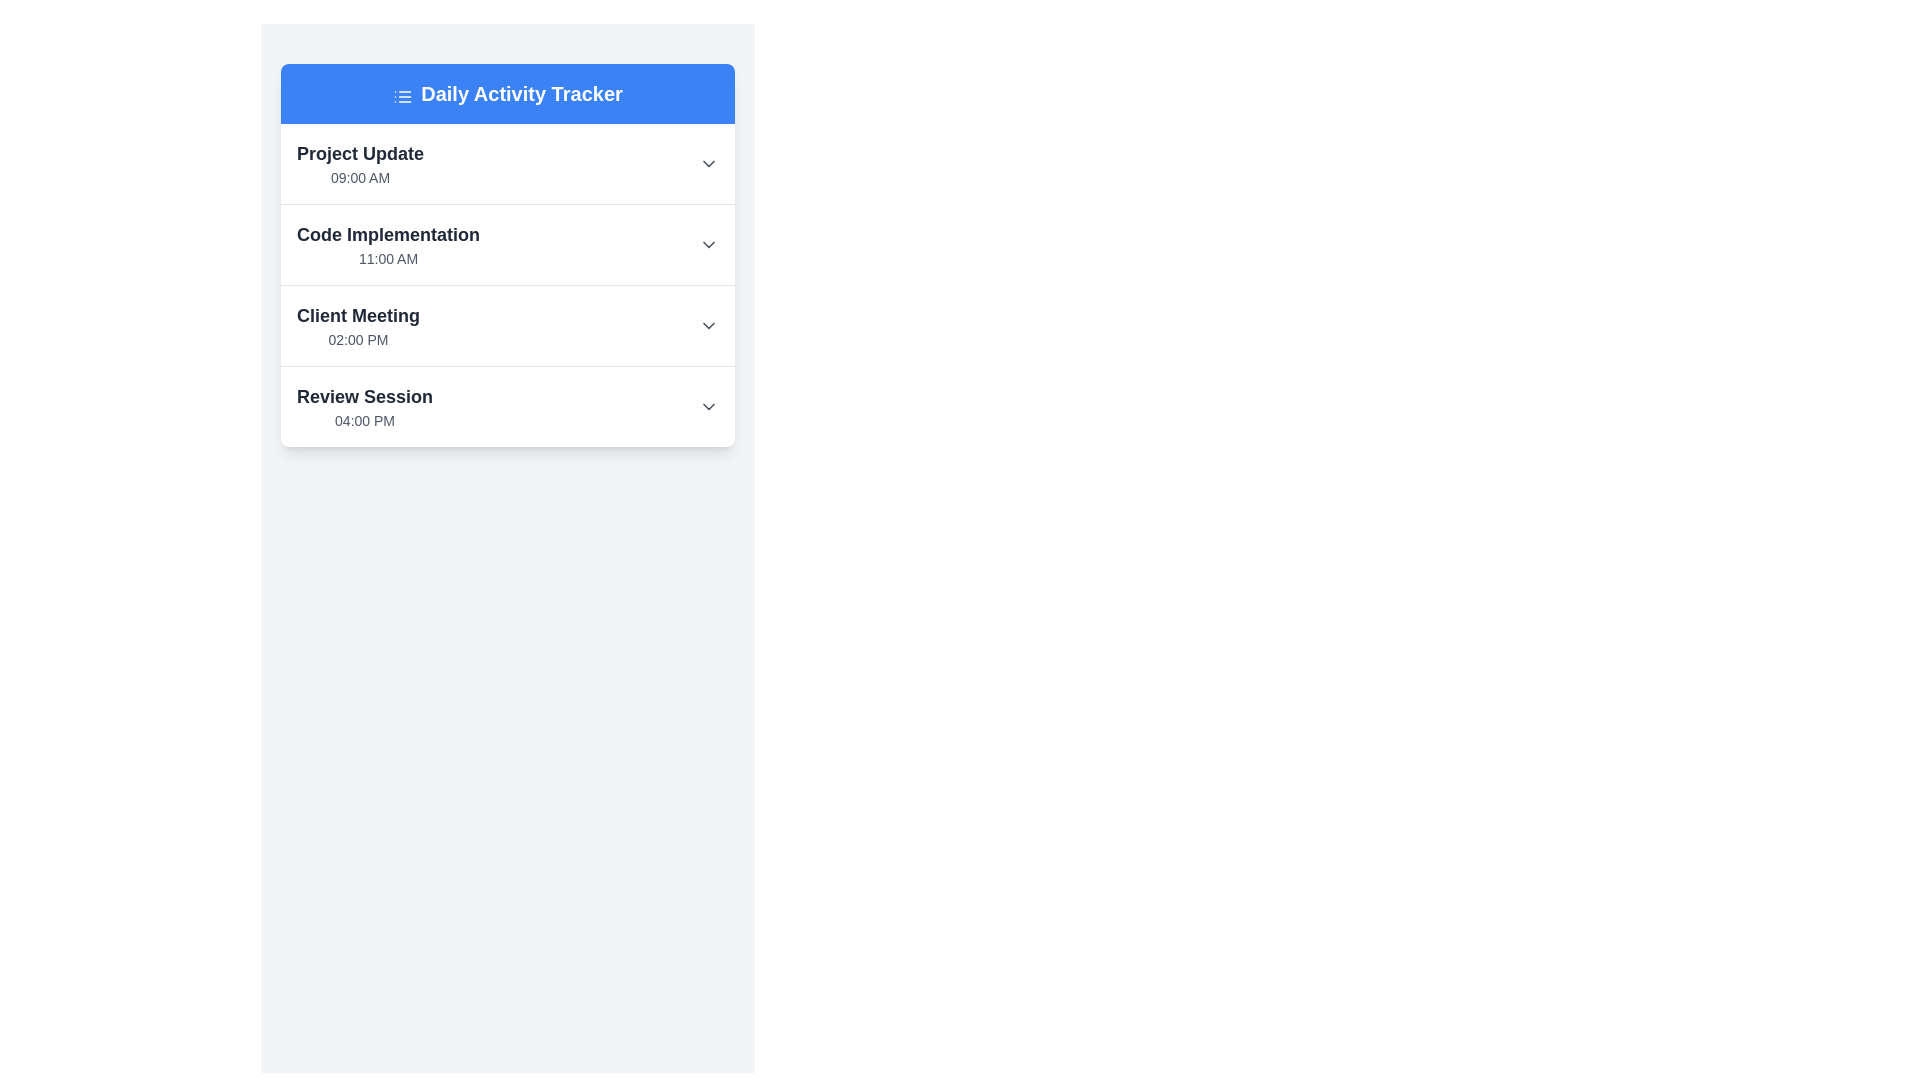 The image size is (1920, 1080). What do you see at coordinates (709, 244) in the screenshot?
I see `the downward-facing chevron icon of the Toggle button (icon-based) that is aligned with the 'Code Implementation' heading and its timestamp ('11:00 AM')` at bounding box center [709, 244].